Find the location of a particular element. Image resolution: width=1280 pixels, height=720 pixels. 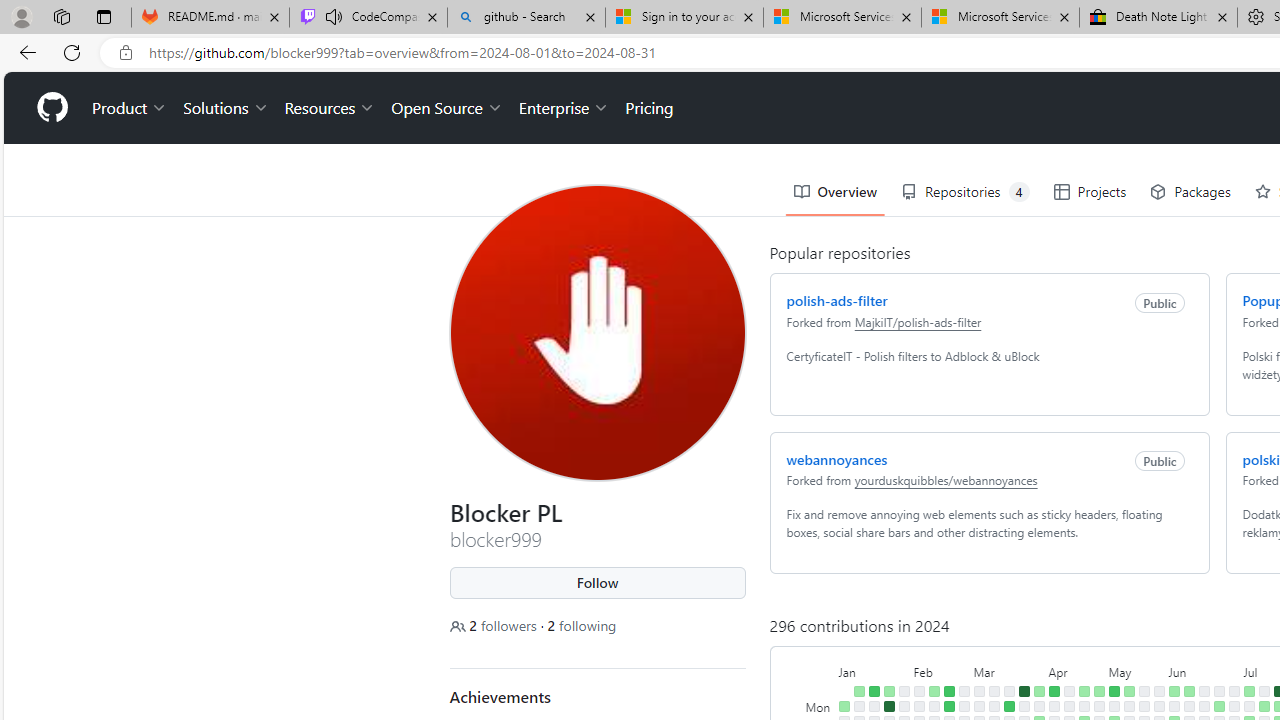

'2 following' is located at coordinates (580, 624).